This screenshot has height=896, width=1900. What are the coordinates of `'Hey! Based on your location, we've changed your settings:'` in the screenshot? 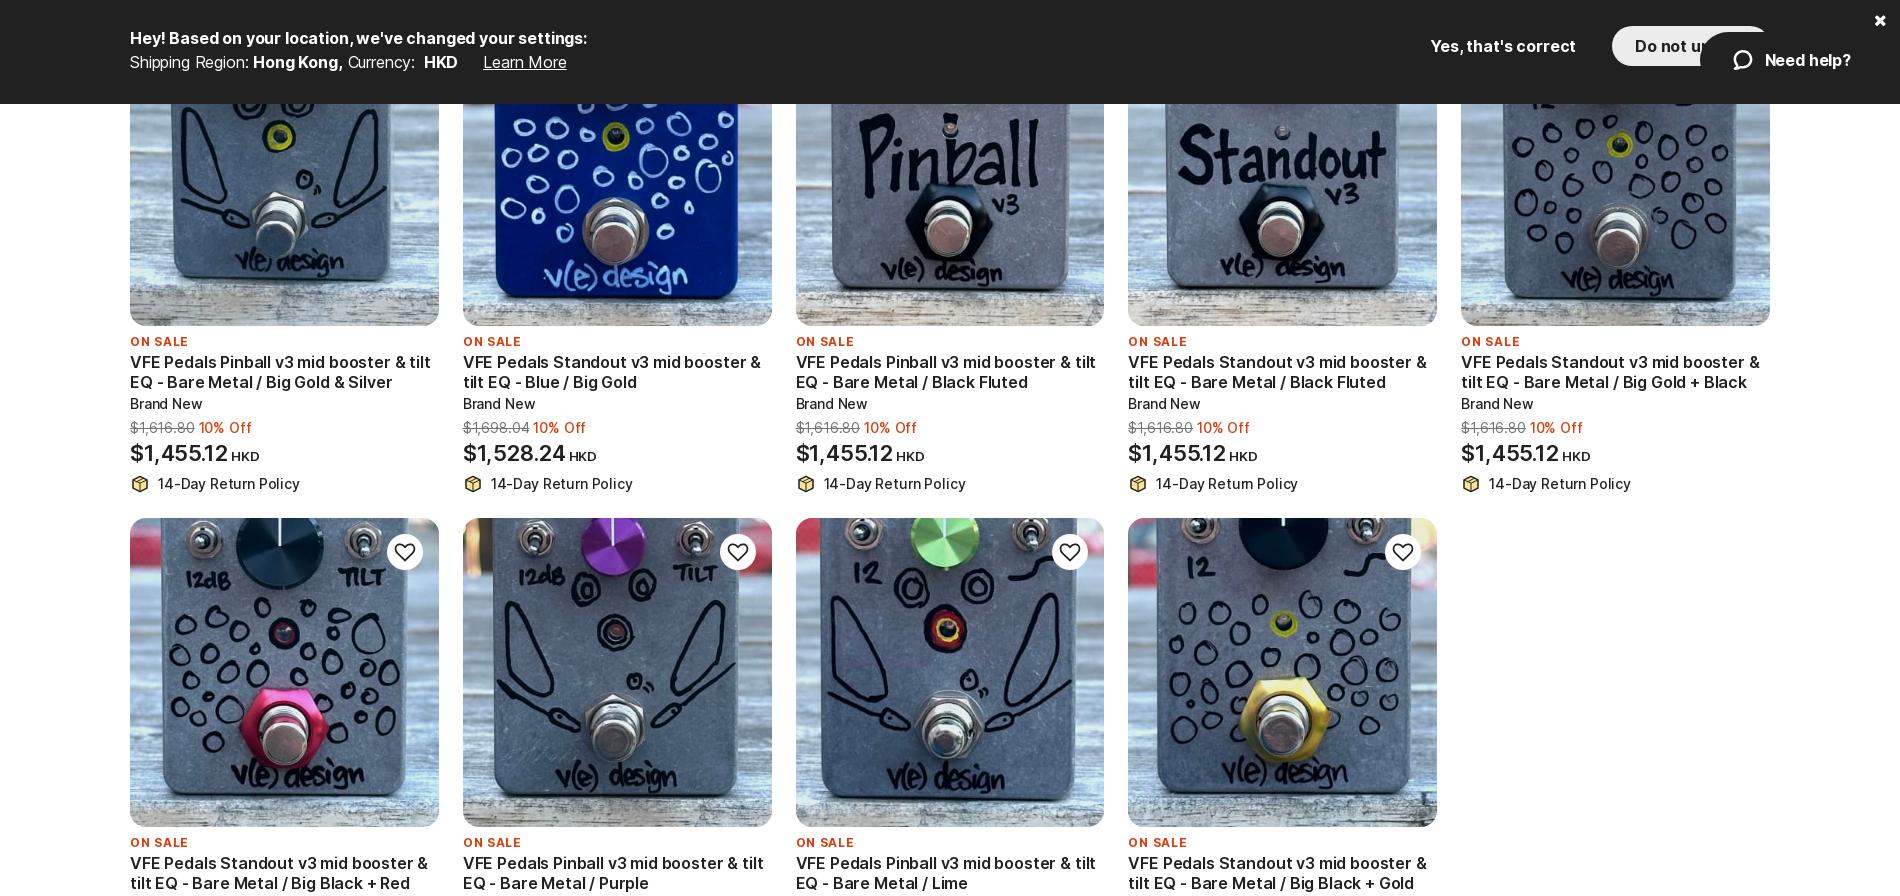 It's located at (356, 37).